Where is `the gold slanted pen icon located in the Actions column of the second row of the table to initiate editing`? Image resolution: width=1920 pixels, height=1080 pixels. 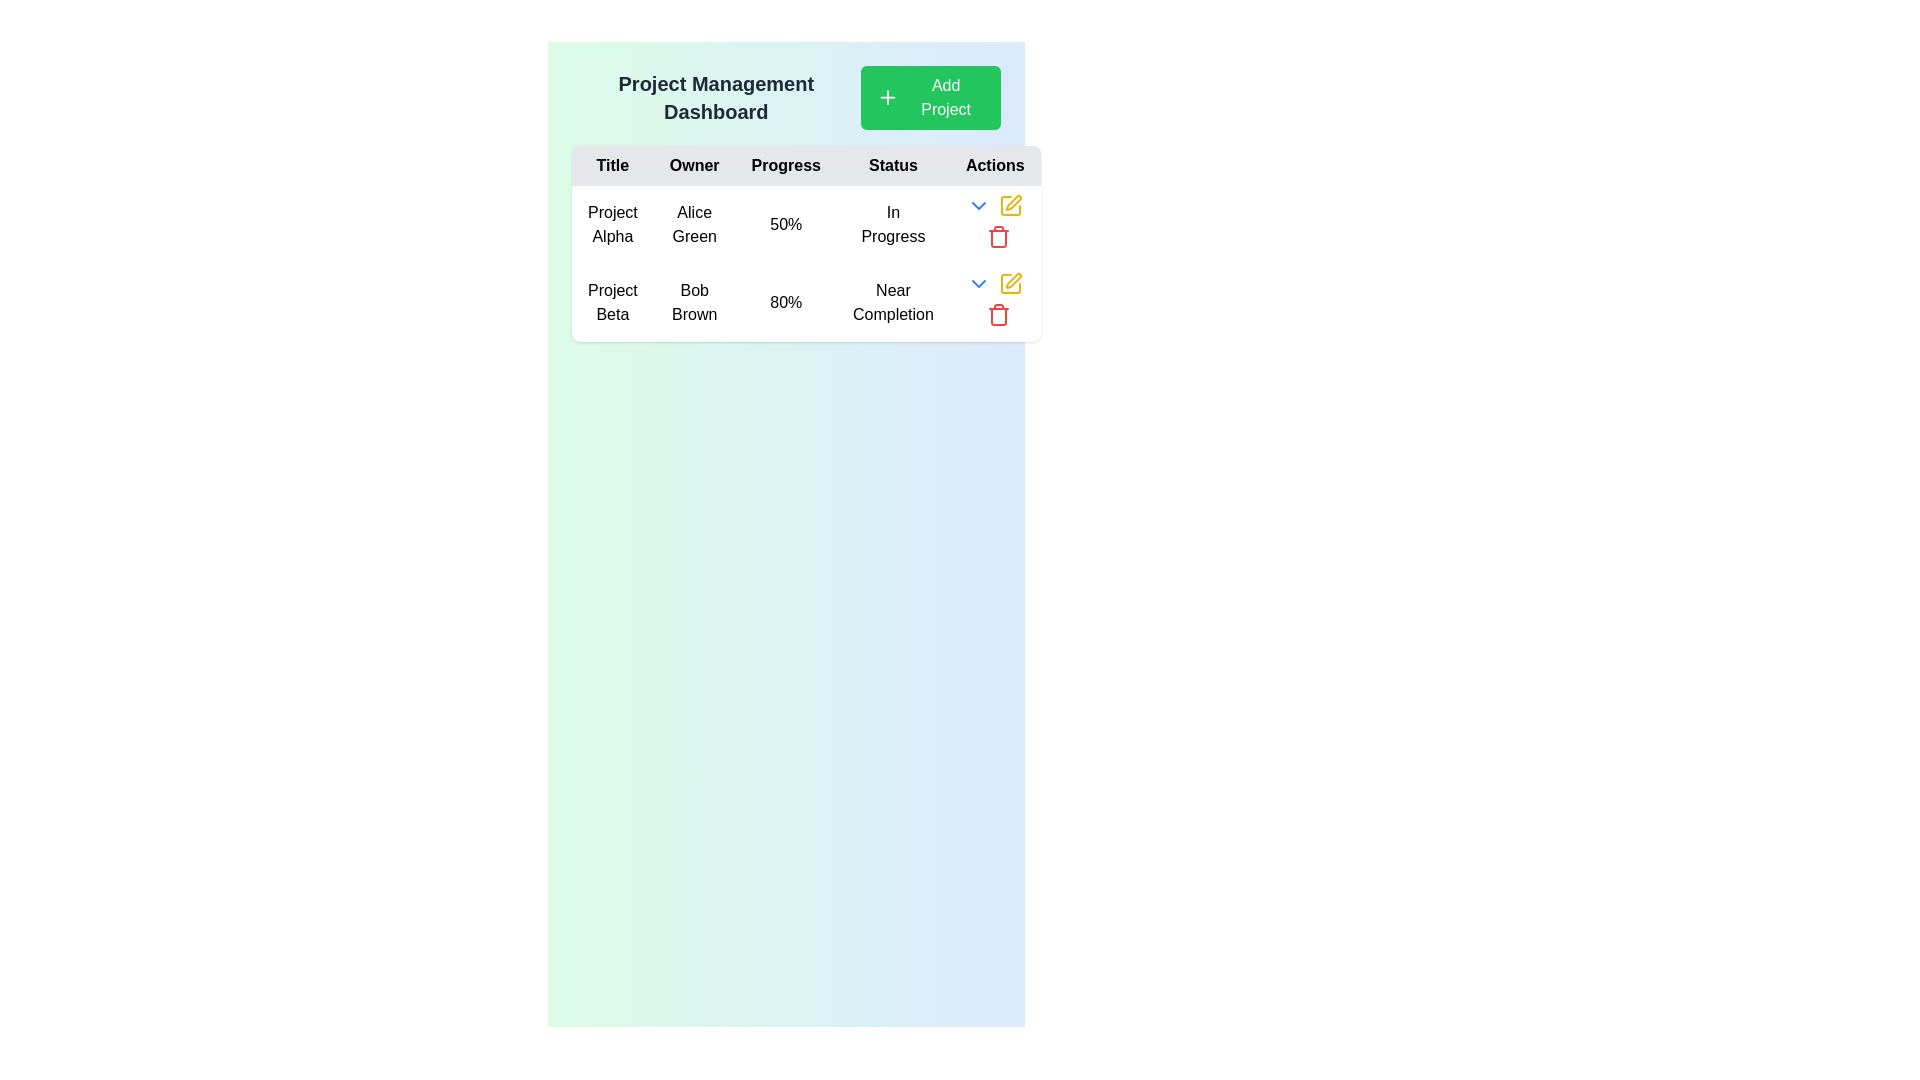 the gold slanted pen icon located in the Actions column of the second row of the table to initiate editing is located at coordinates (1013, 281).